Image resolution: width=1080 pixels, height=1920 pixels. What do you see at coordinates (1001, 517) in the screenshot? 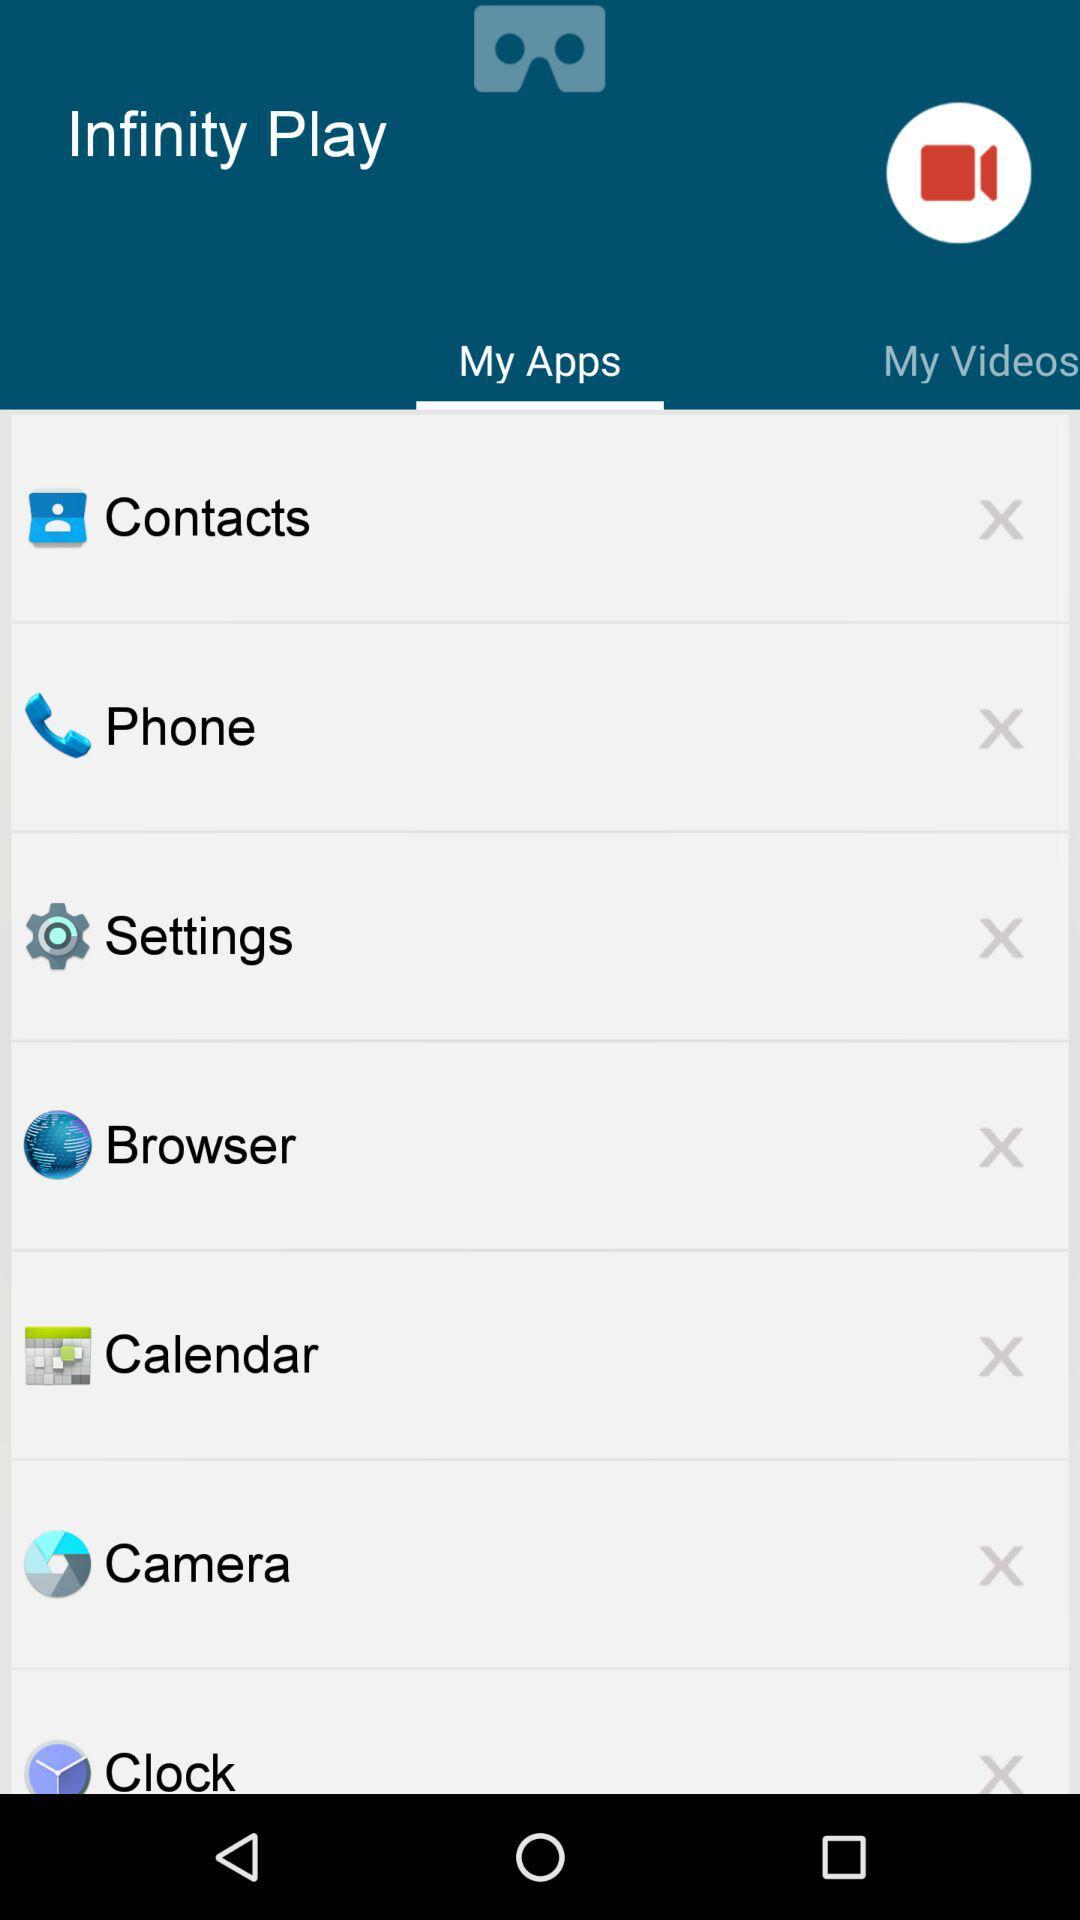
I see `closed` at bounding box center [1001, 517].